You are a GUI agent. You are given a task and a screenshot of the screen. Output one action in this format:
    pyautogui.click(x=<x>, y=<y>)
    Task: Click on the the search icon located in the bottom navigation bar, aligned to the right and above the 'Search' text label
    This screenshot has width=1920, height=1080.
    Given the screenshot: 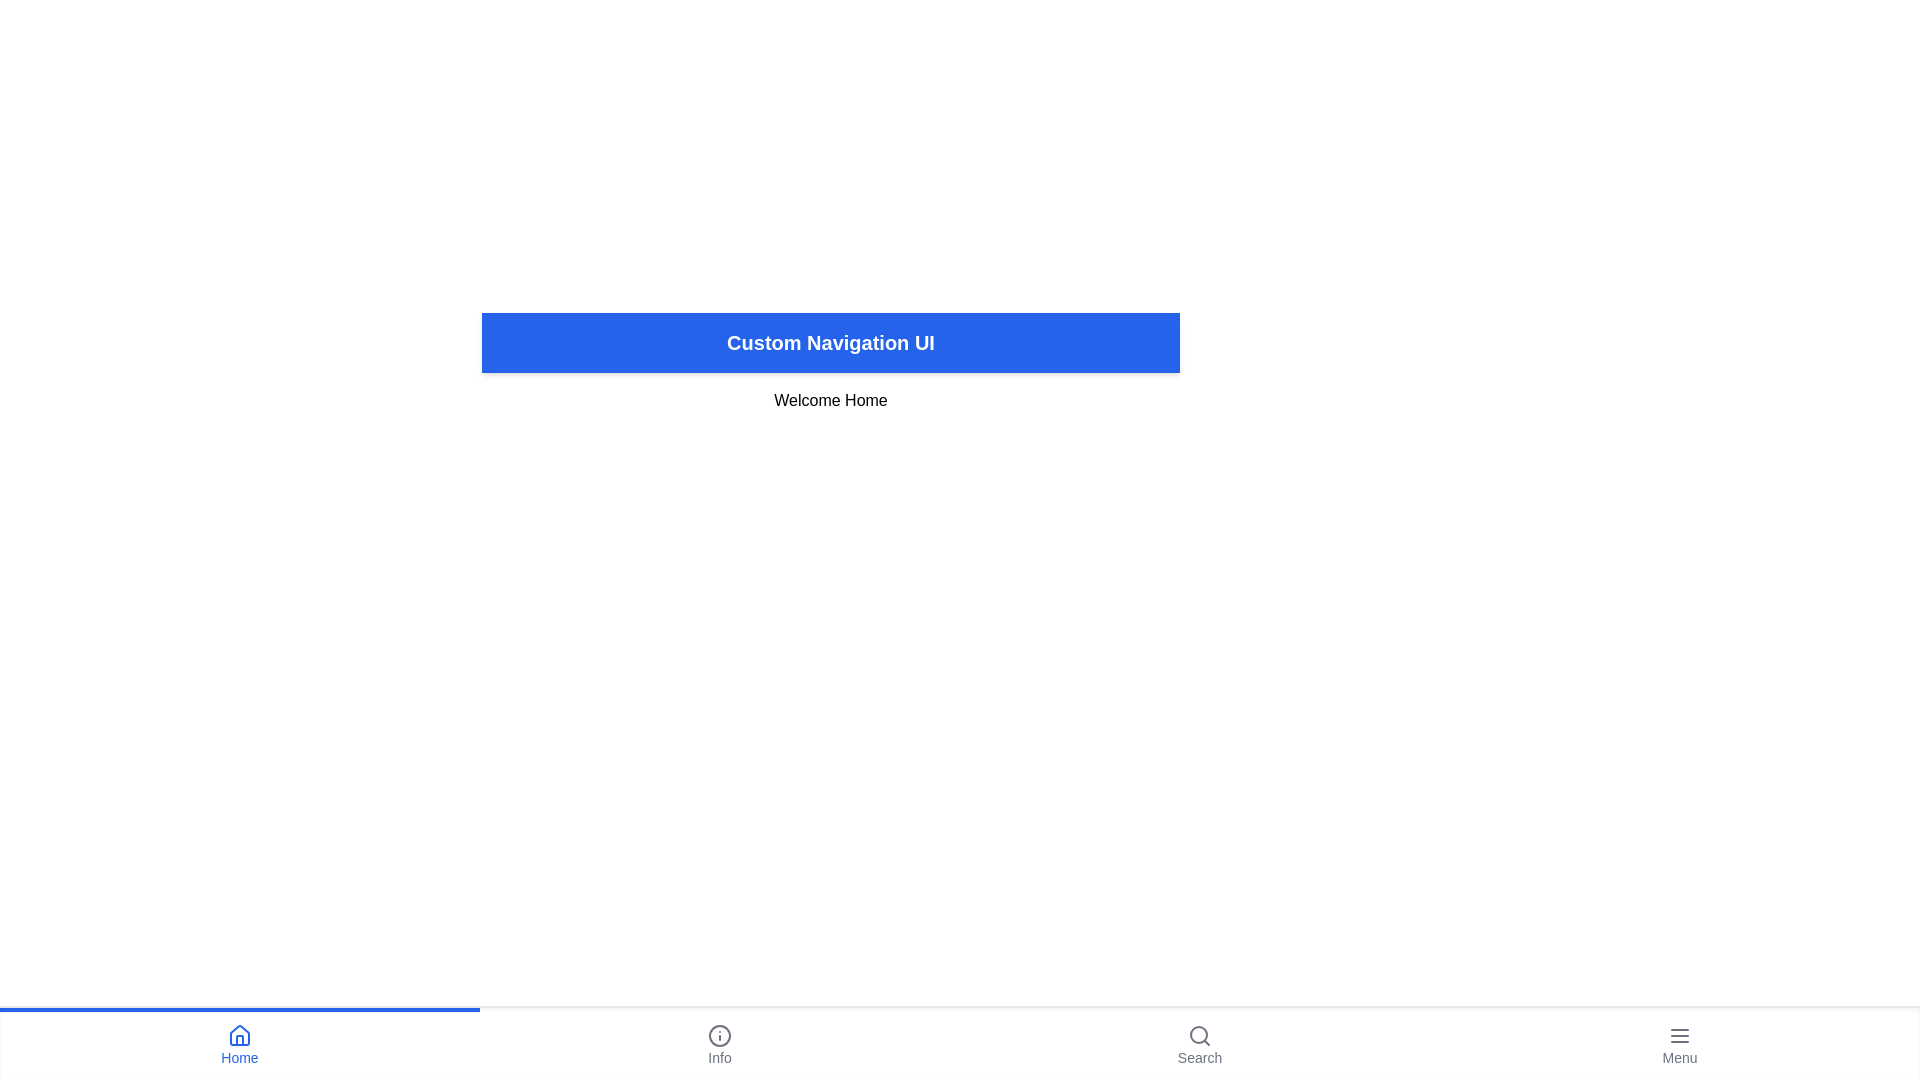 What is the action you would take?
    pyautogui.click(x=1200, y=1035)
    